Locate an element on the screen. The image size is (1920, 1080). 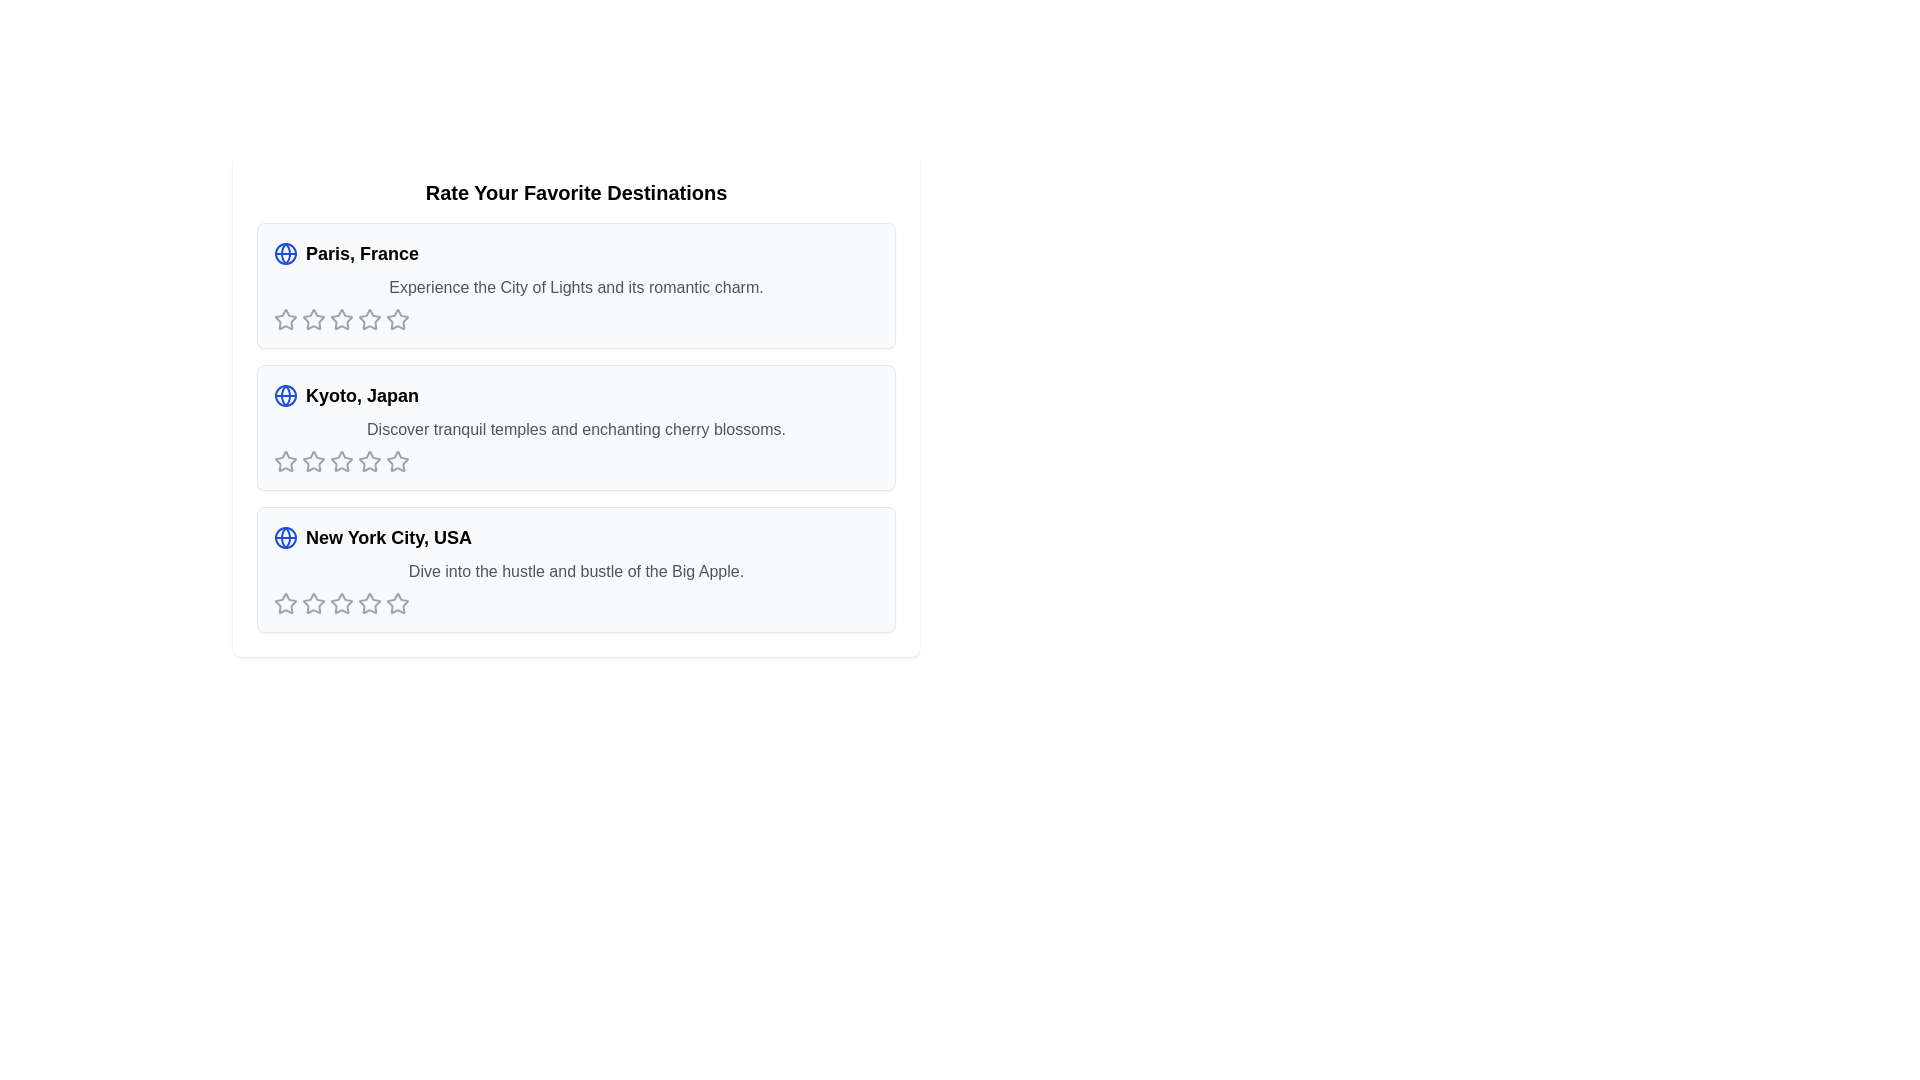
the text label displaying 'Paris, France' which is positioned beside a blue globe icon to highlight the text is located at coordinates (362, 253).